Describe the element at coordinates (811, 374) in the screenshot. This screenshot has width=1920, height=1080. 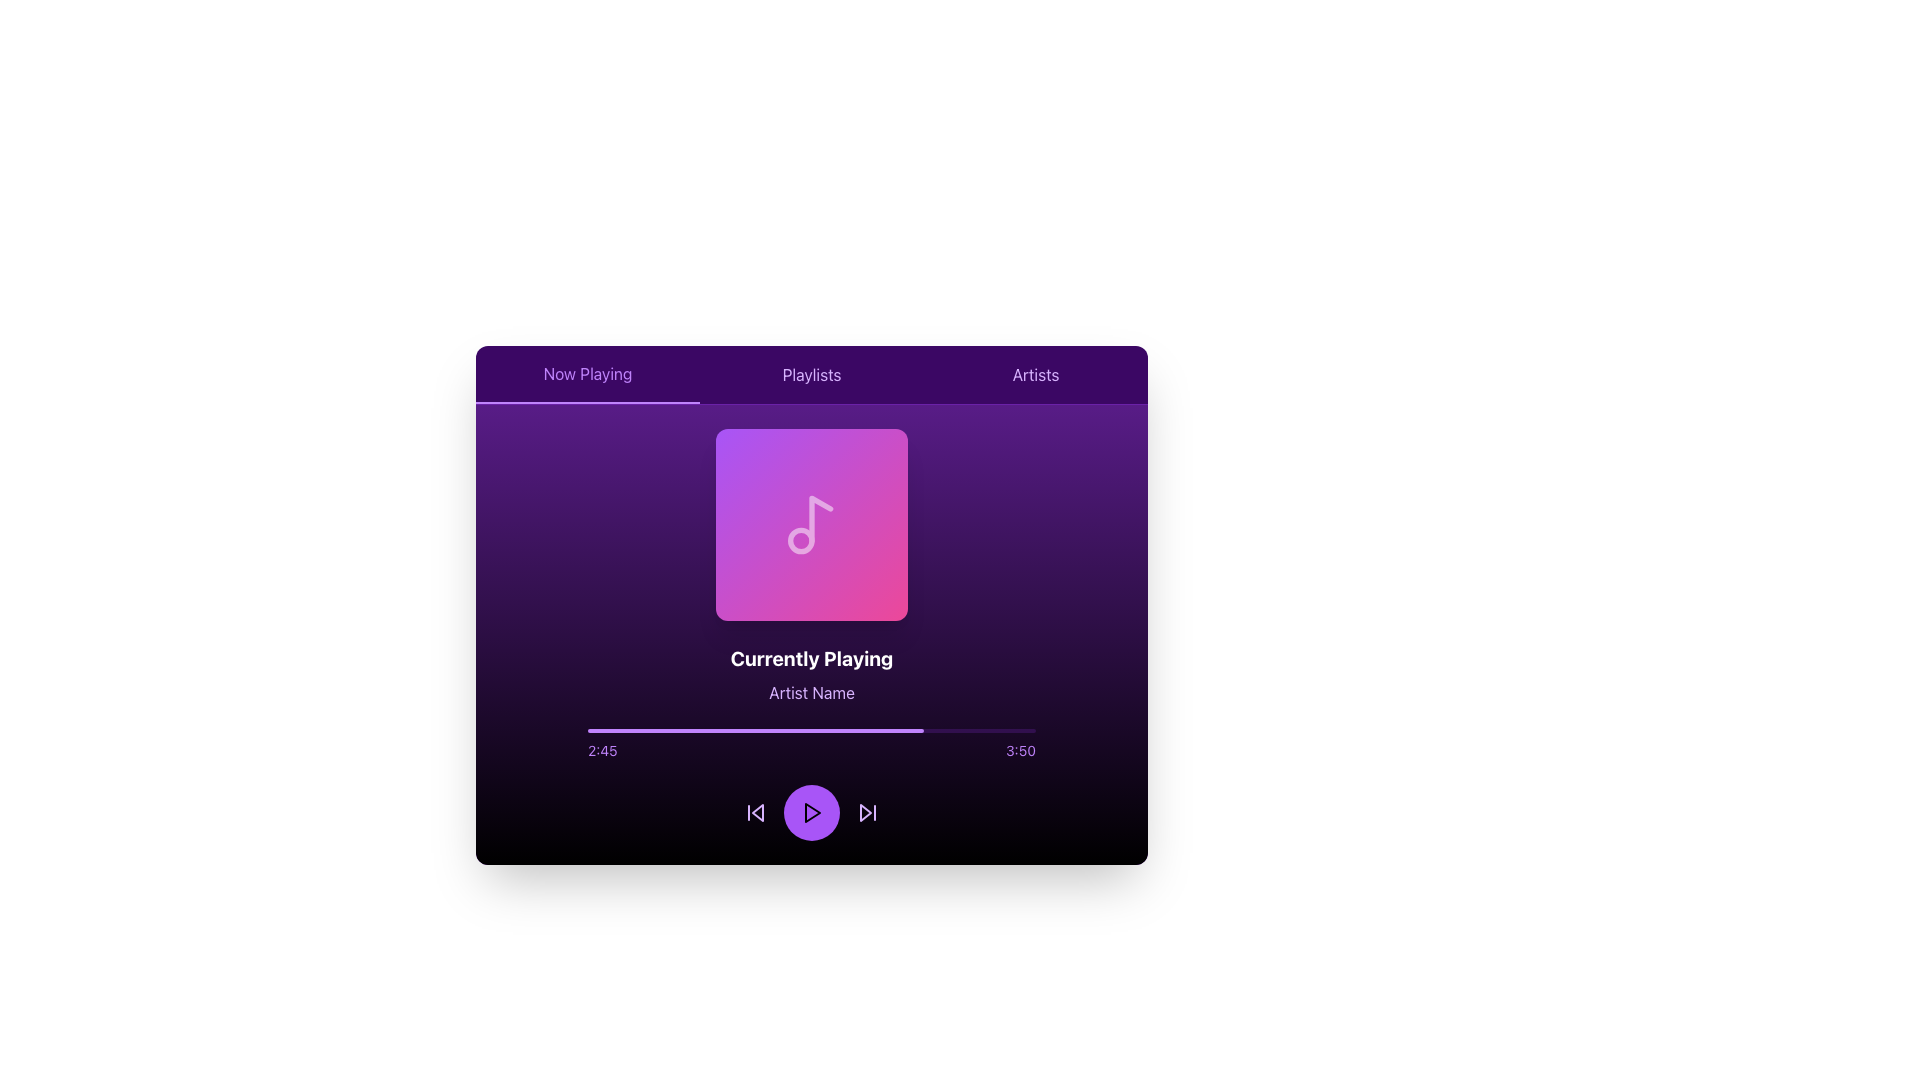
I see `the 'Playlists' button, which is a horizontally-aligned text label with a purple hue, located in the middle of a row of three options at the top of the user interface panel` at that location.